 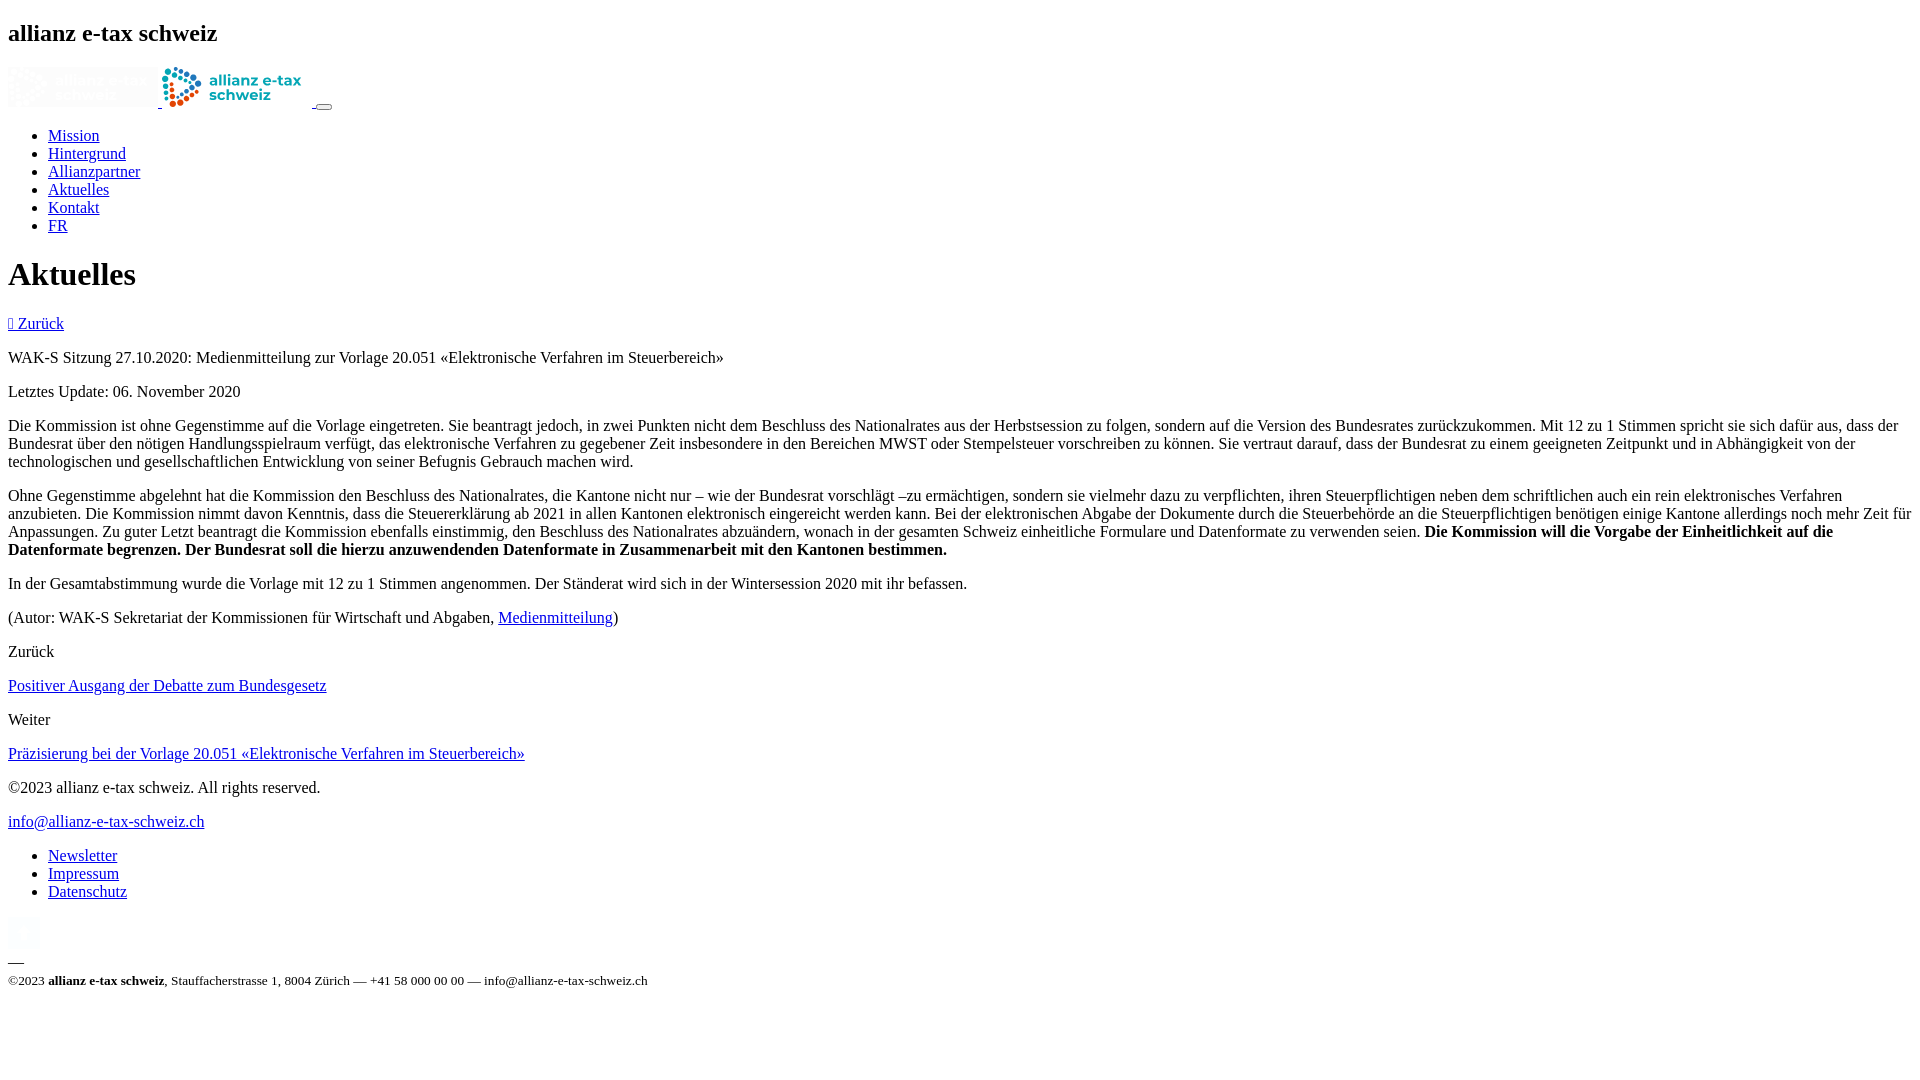 What do you see at coordinates (555, 616) in the screenshot?
I see `'Medienmitteilung'` at bounding box center [555, 616].